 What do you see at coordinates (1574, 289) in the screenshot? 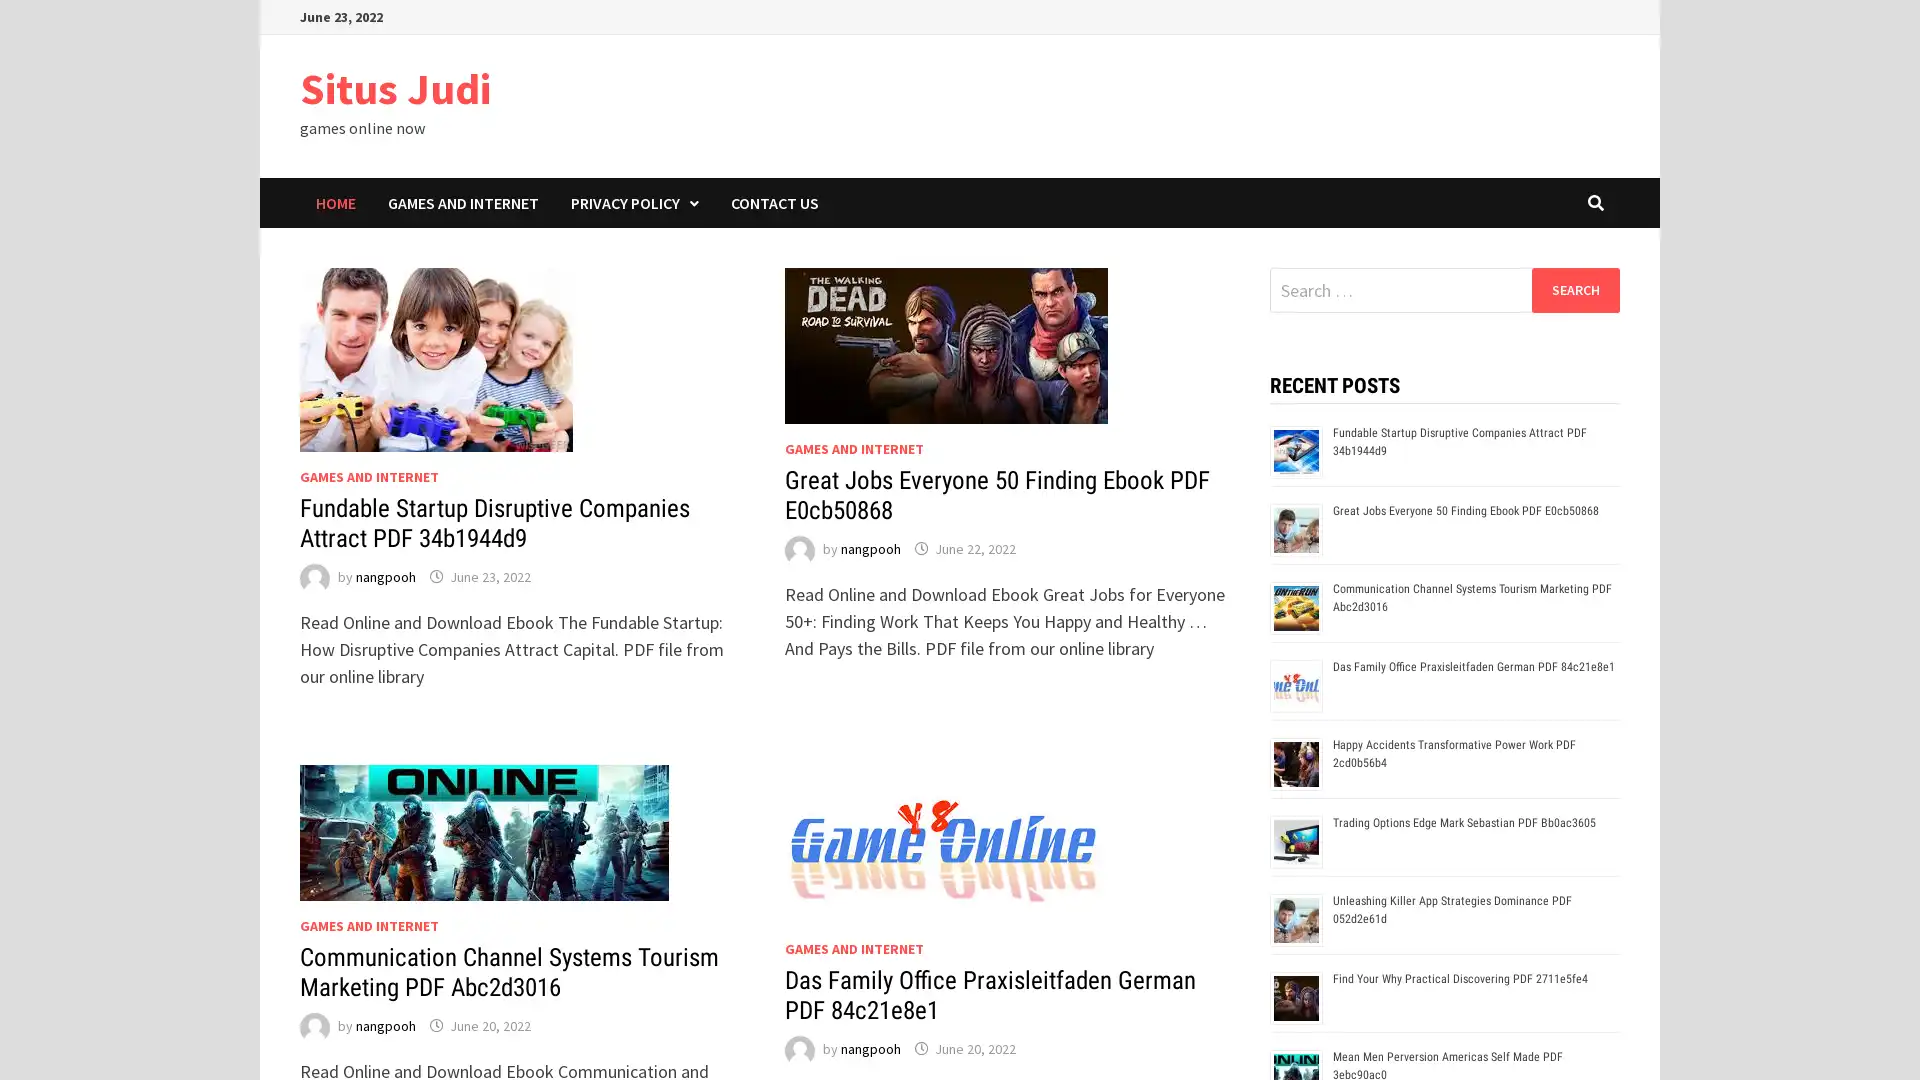
I see `Search` at bounding box center [1574, 289].